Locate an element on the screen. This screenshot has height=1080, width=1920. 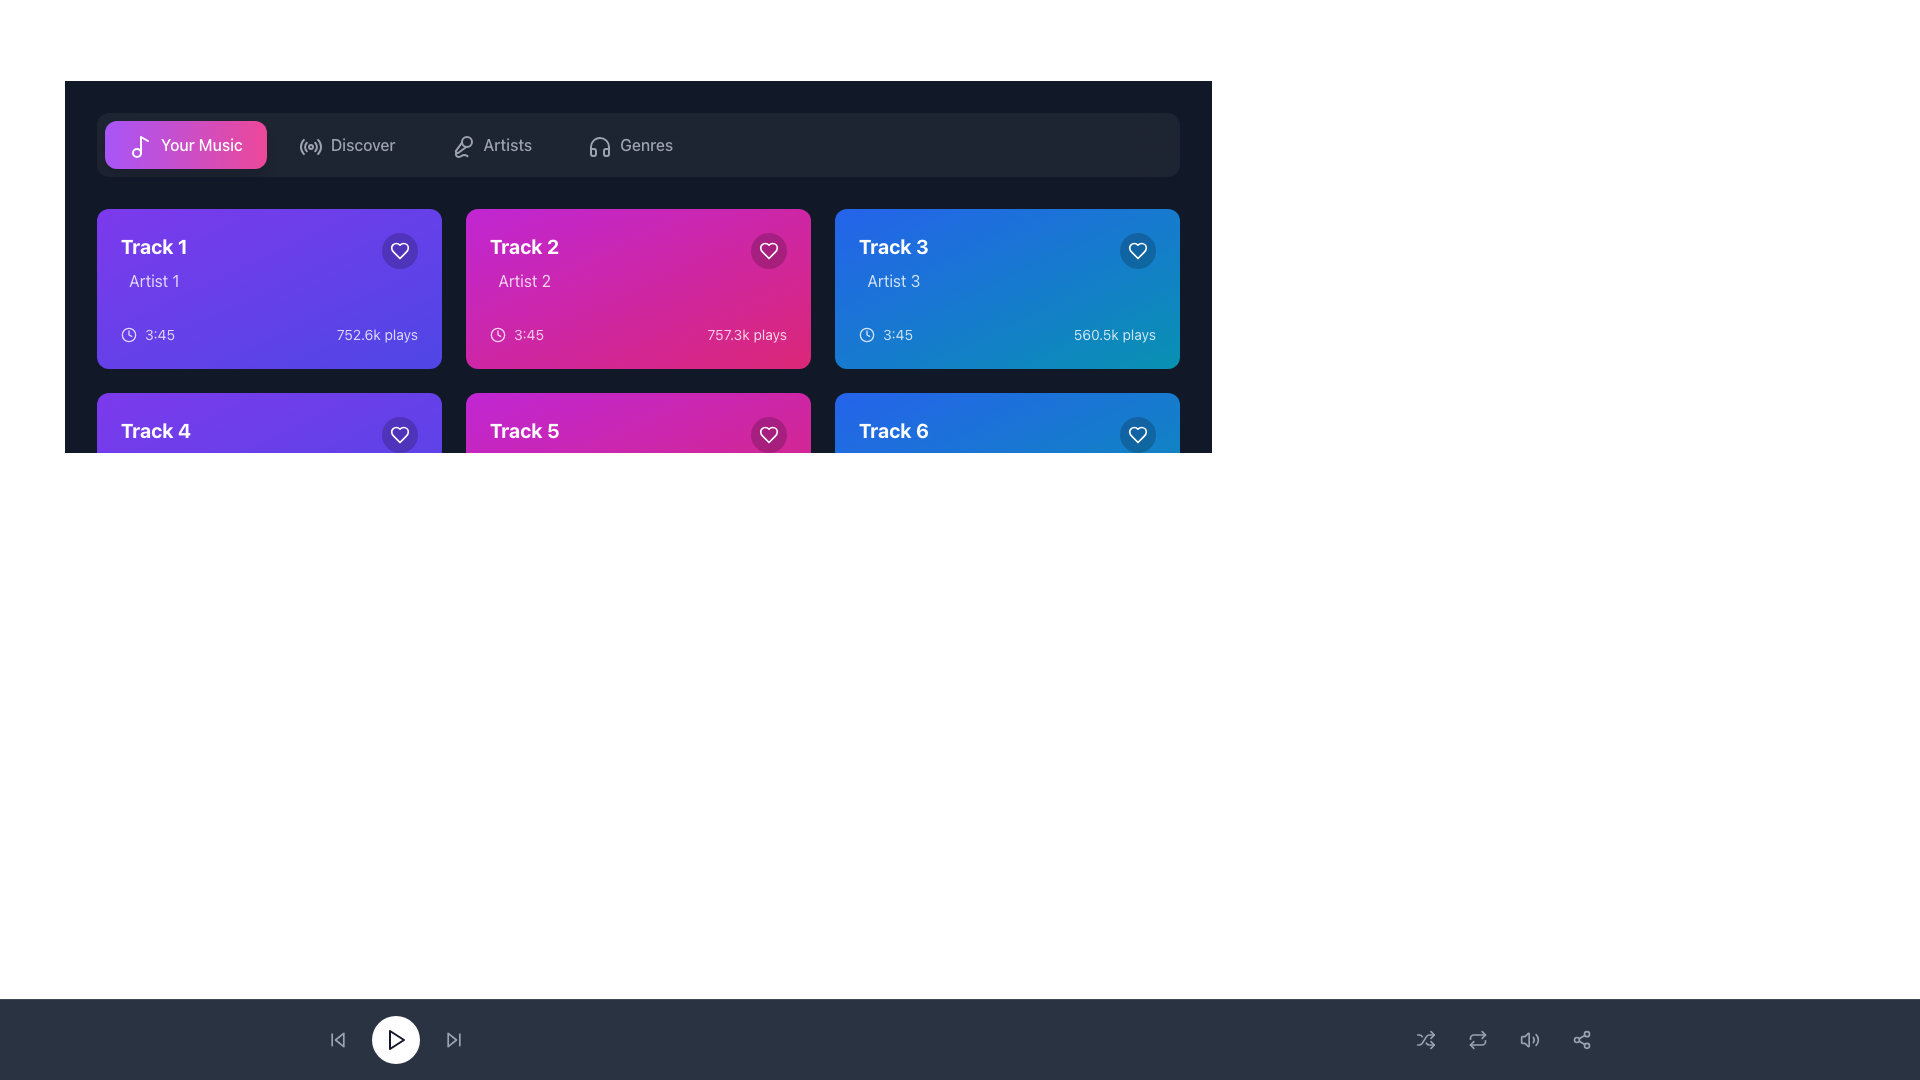
the text label indicating the artist associated with the music track 'Track 1', which is centrally located within the purple card labeled 'Track 1' is located at coordinates (153, 281).